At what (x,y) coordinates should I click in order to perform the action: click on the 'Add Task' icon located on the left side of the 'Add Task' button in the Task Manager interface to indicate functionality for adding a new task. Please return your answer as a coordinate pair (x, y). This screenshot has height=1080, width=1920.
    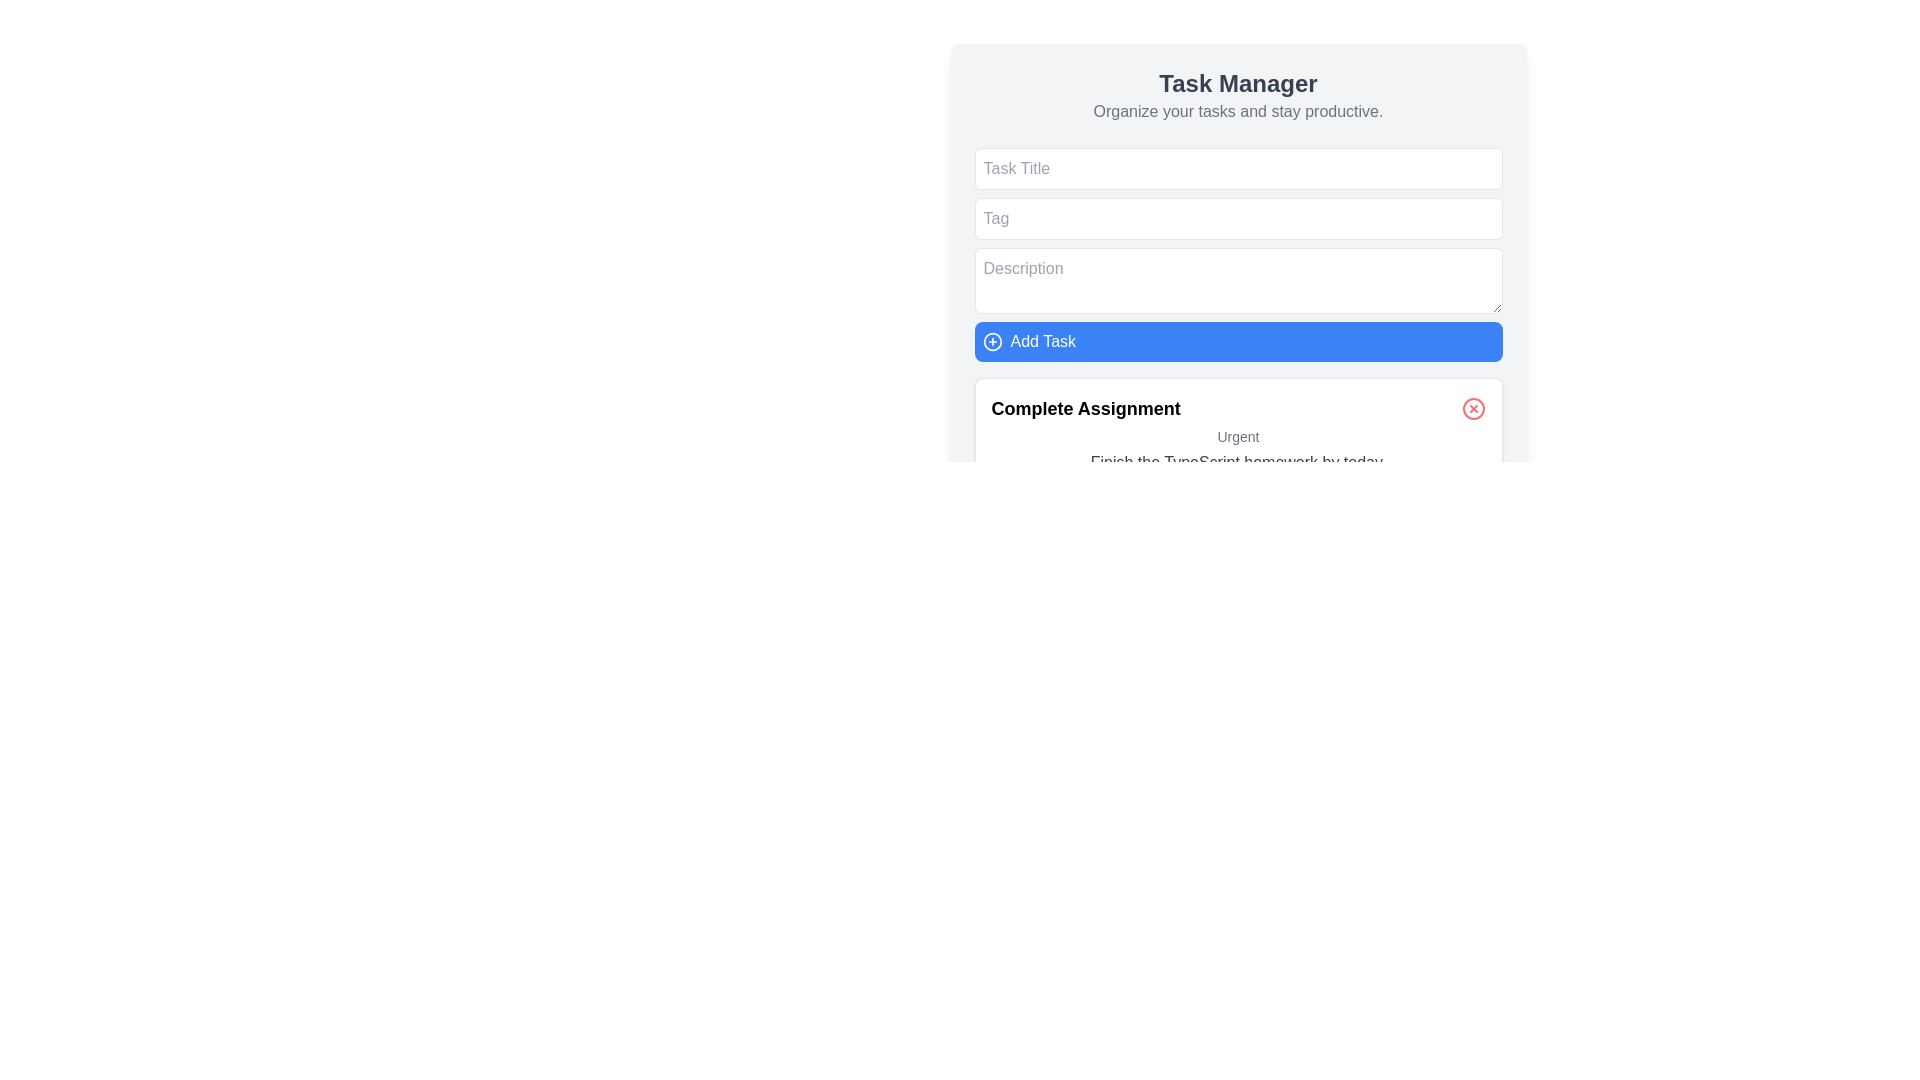
    Looking at the image, I should click on (992, 341).